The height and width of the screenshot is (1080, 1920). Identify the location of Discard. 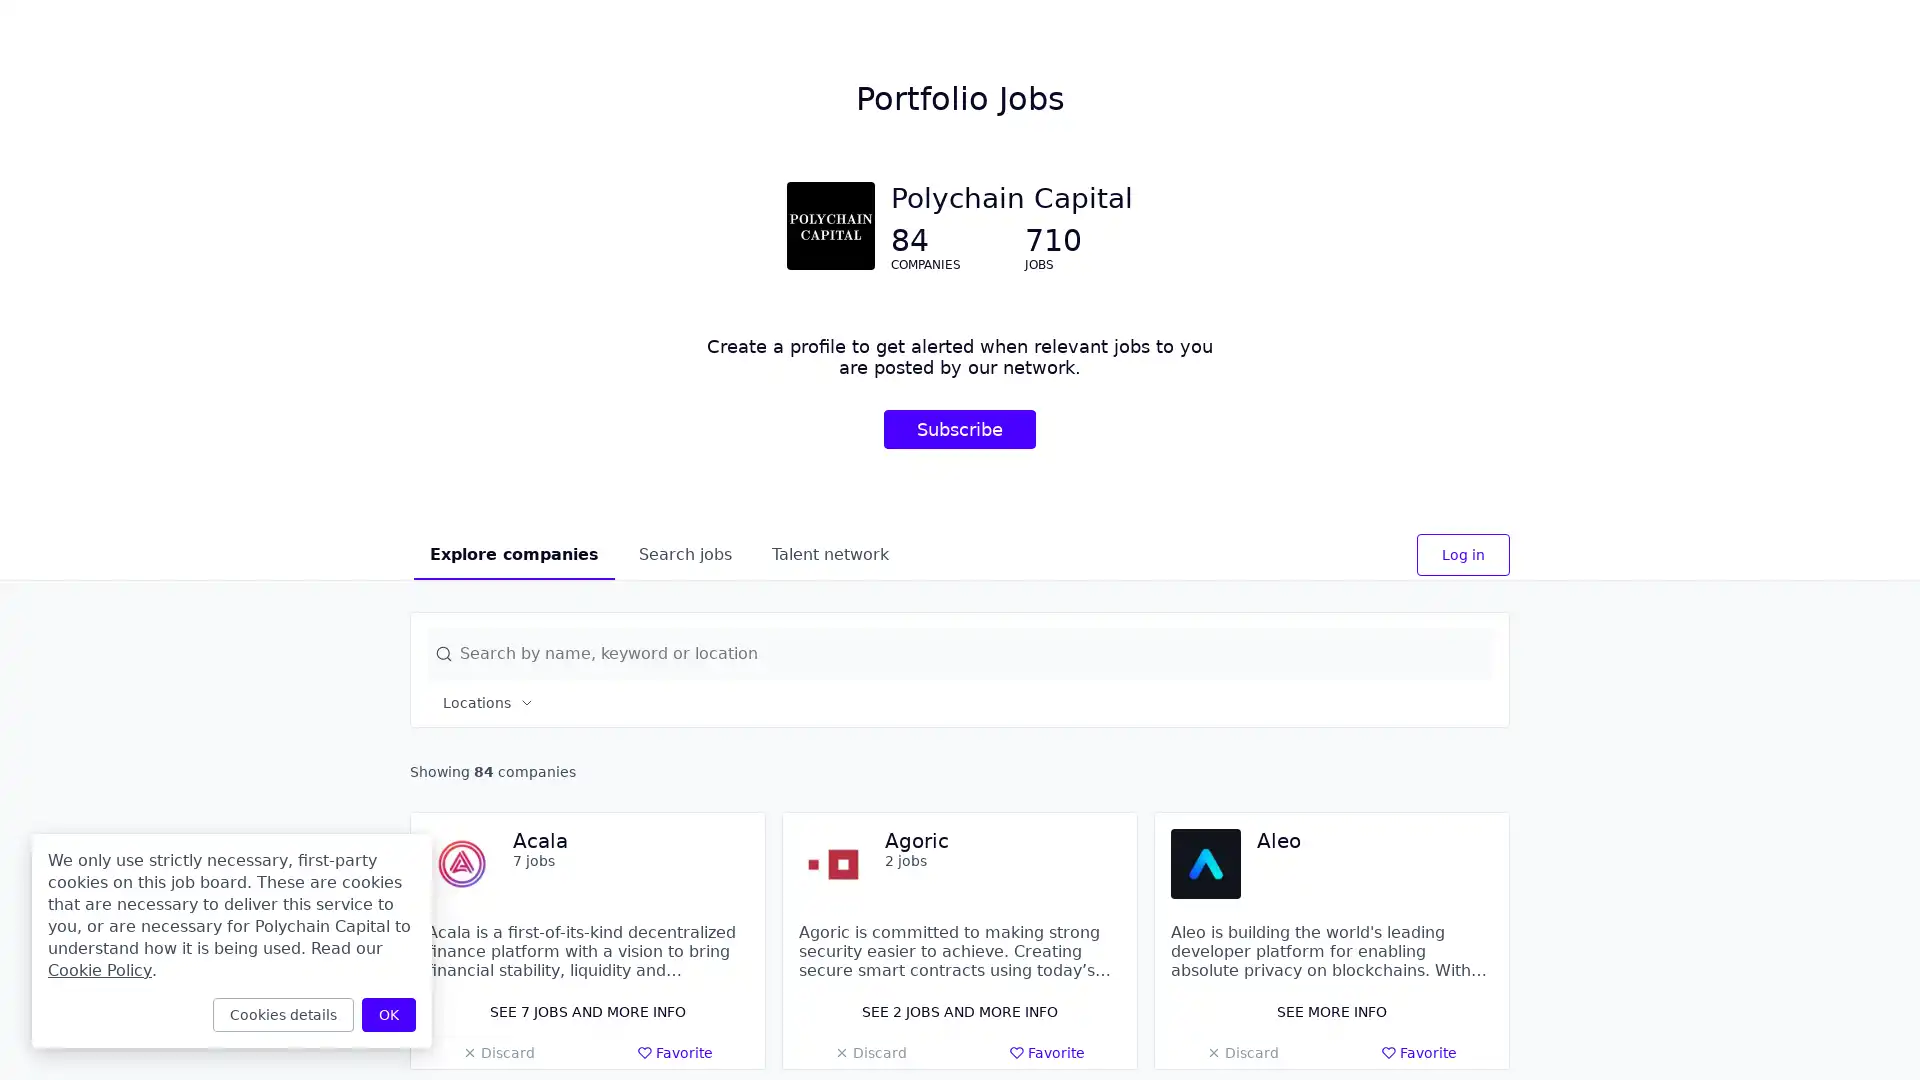
(498, 1052).